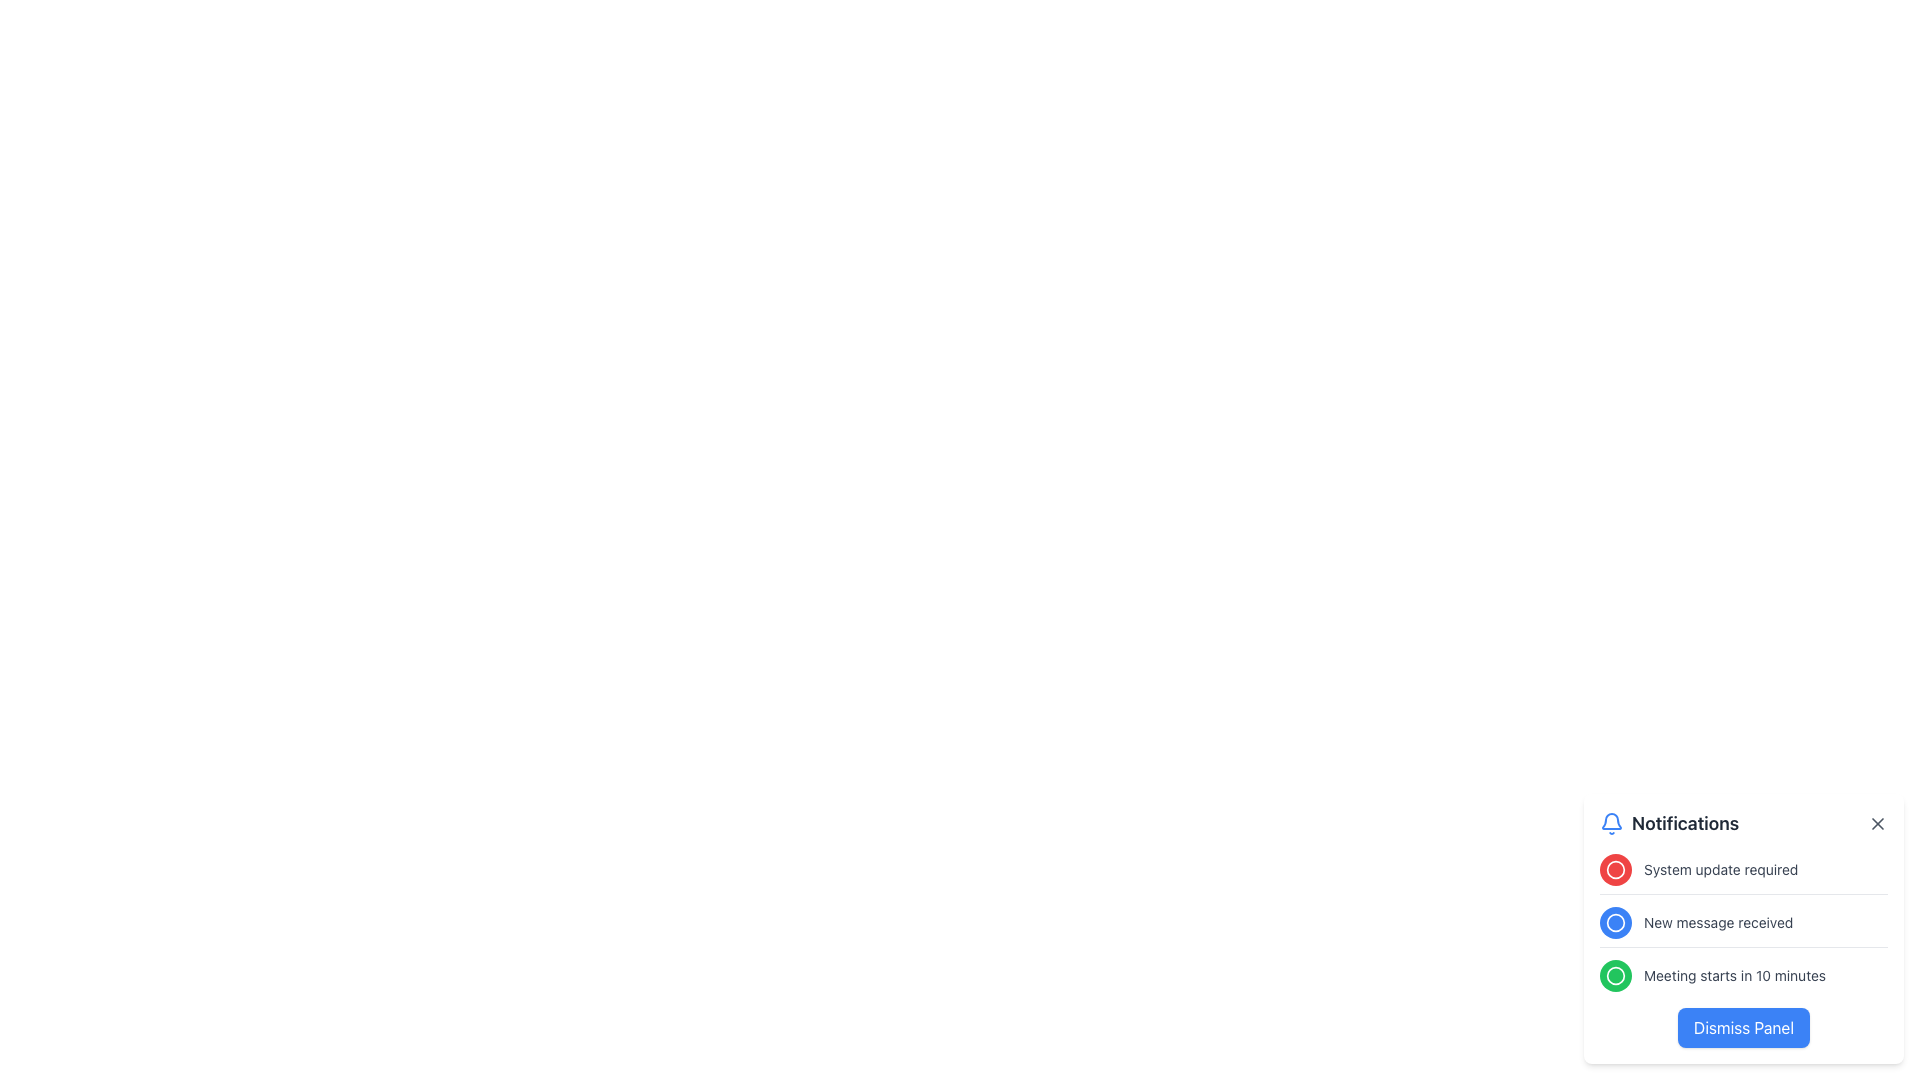 The height and width of the screenshot is (1080, 1920). I want to click on the notification item displaying 'System update required', which is the first item in the notification panel, so click(1742, 873).